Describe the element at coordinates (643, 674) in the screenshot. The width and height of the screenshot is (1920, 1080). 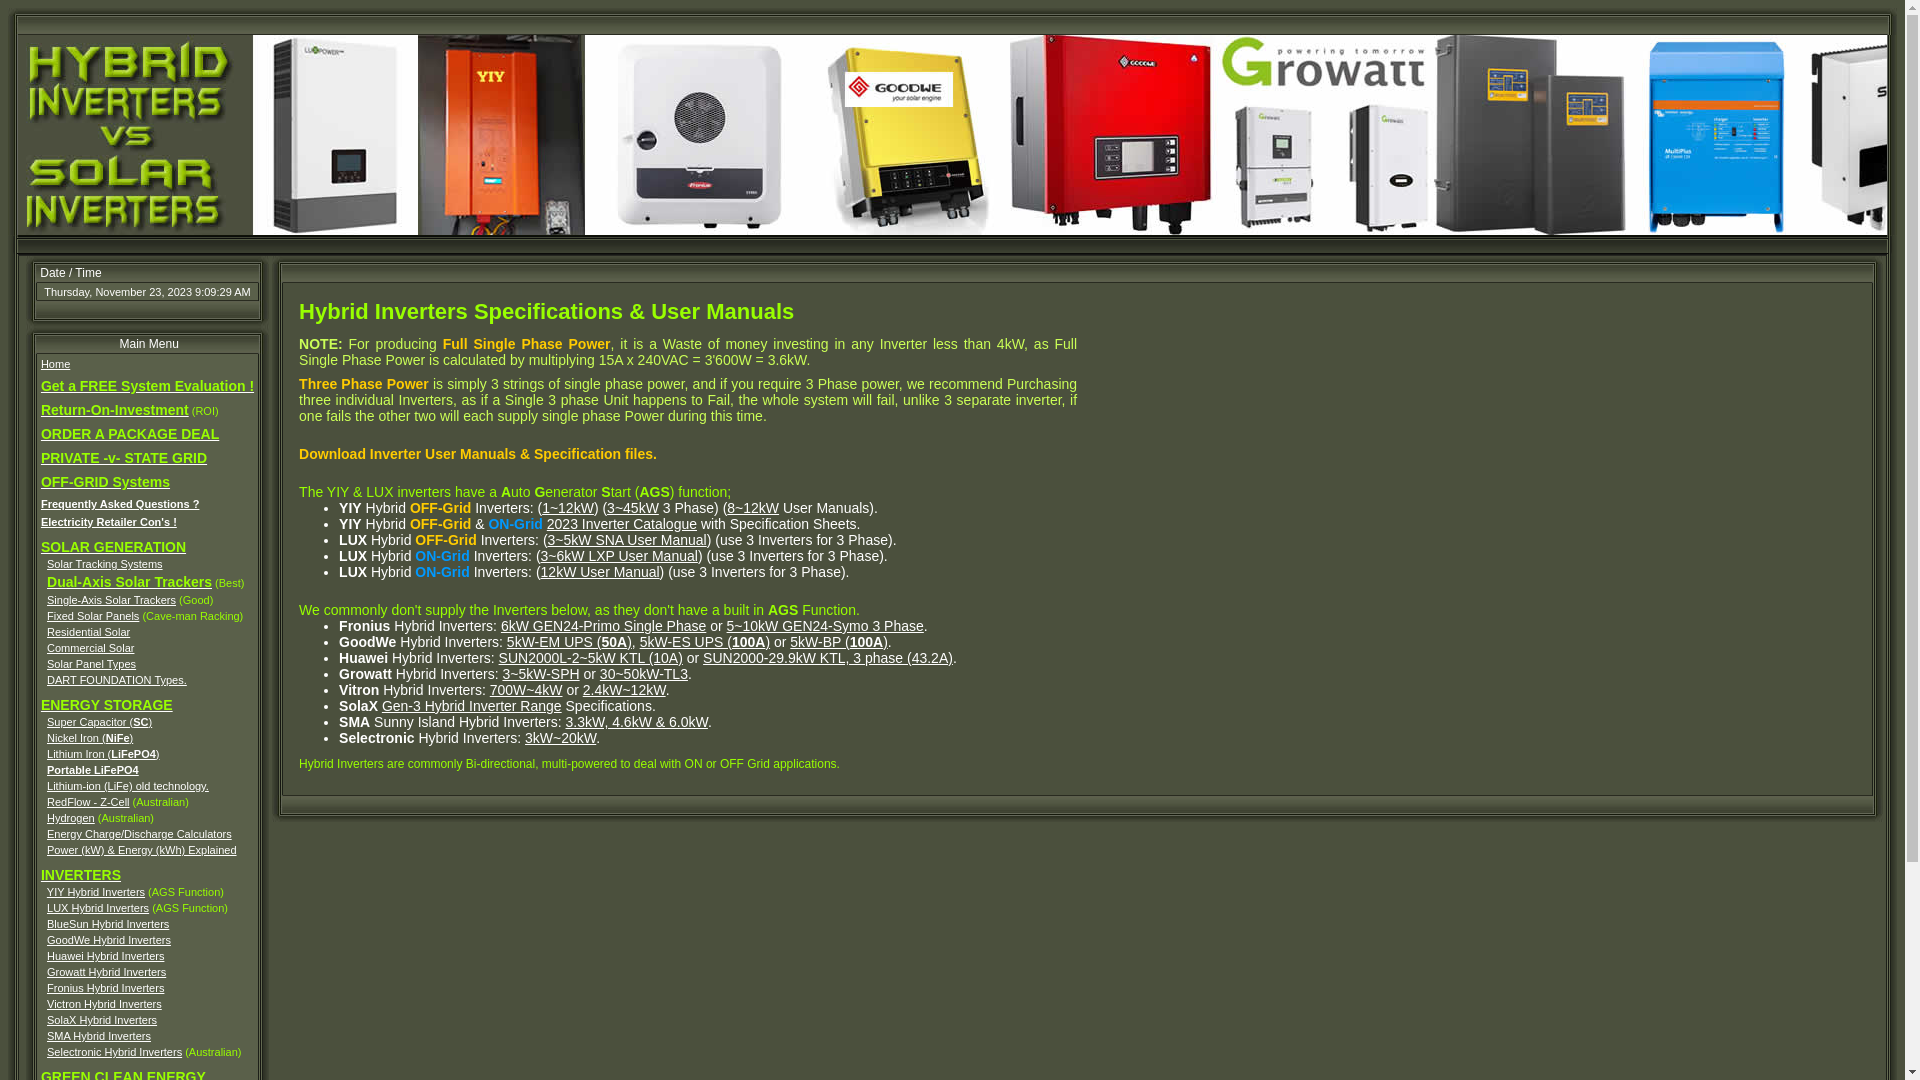
I see `'30~50kW-TL3'` at that location.